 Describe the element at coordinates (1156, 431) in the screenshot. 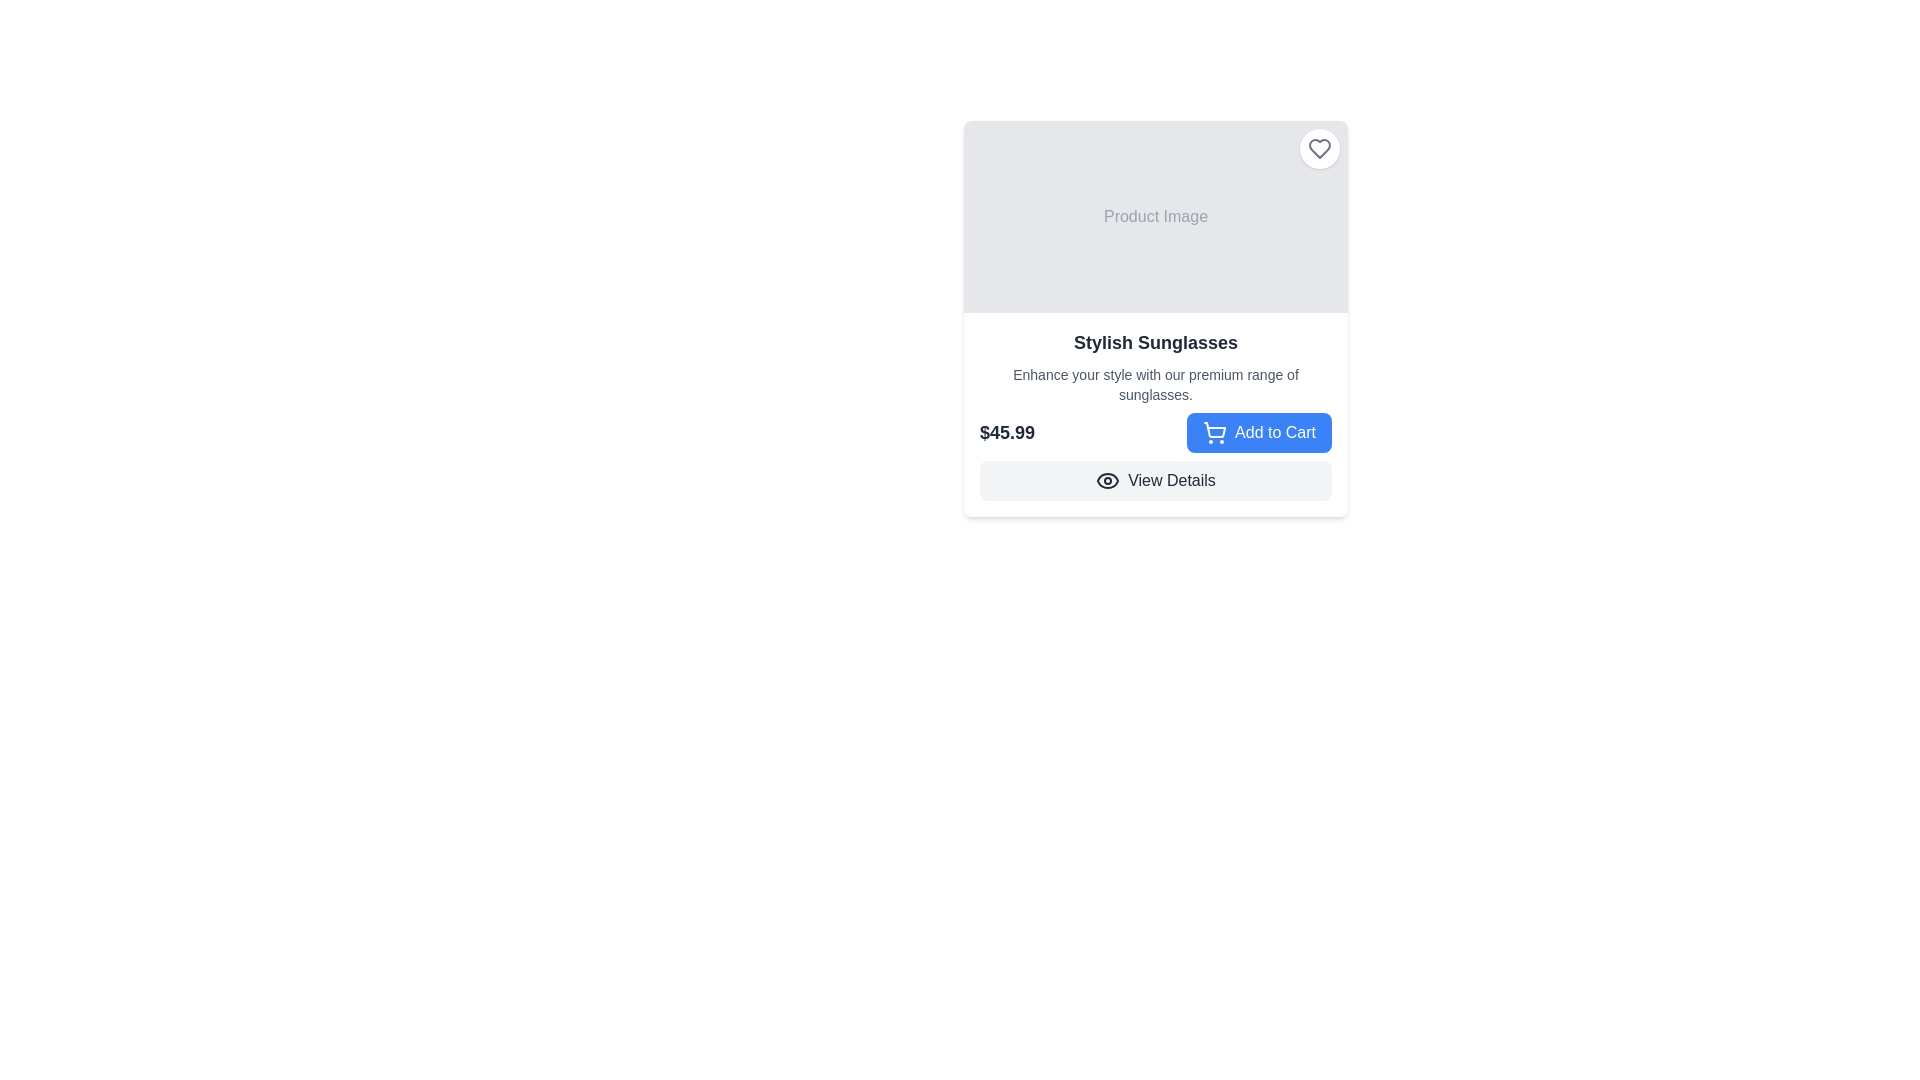

I see `the button within the product's information section to trigger the hover effect` at that location.